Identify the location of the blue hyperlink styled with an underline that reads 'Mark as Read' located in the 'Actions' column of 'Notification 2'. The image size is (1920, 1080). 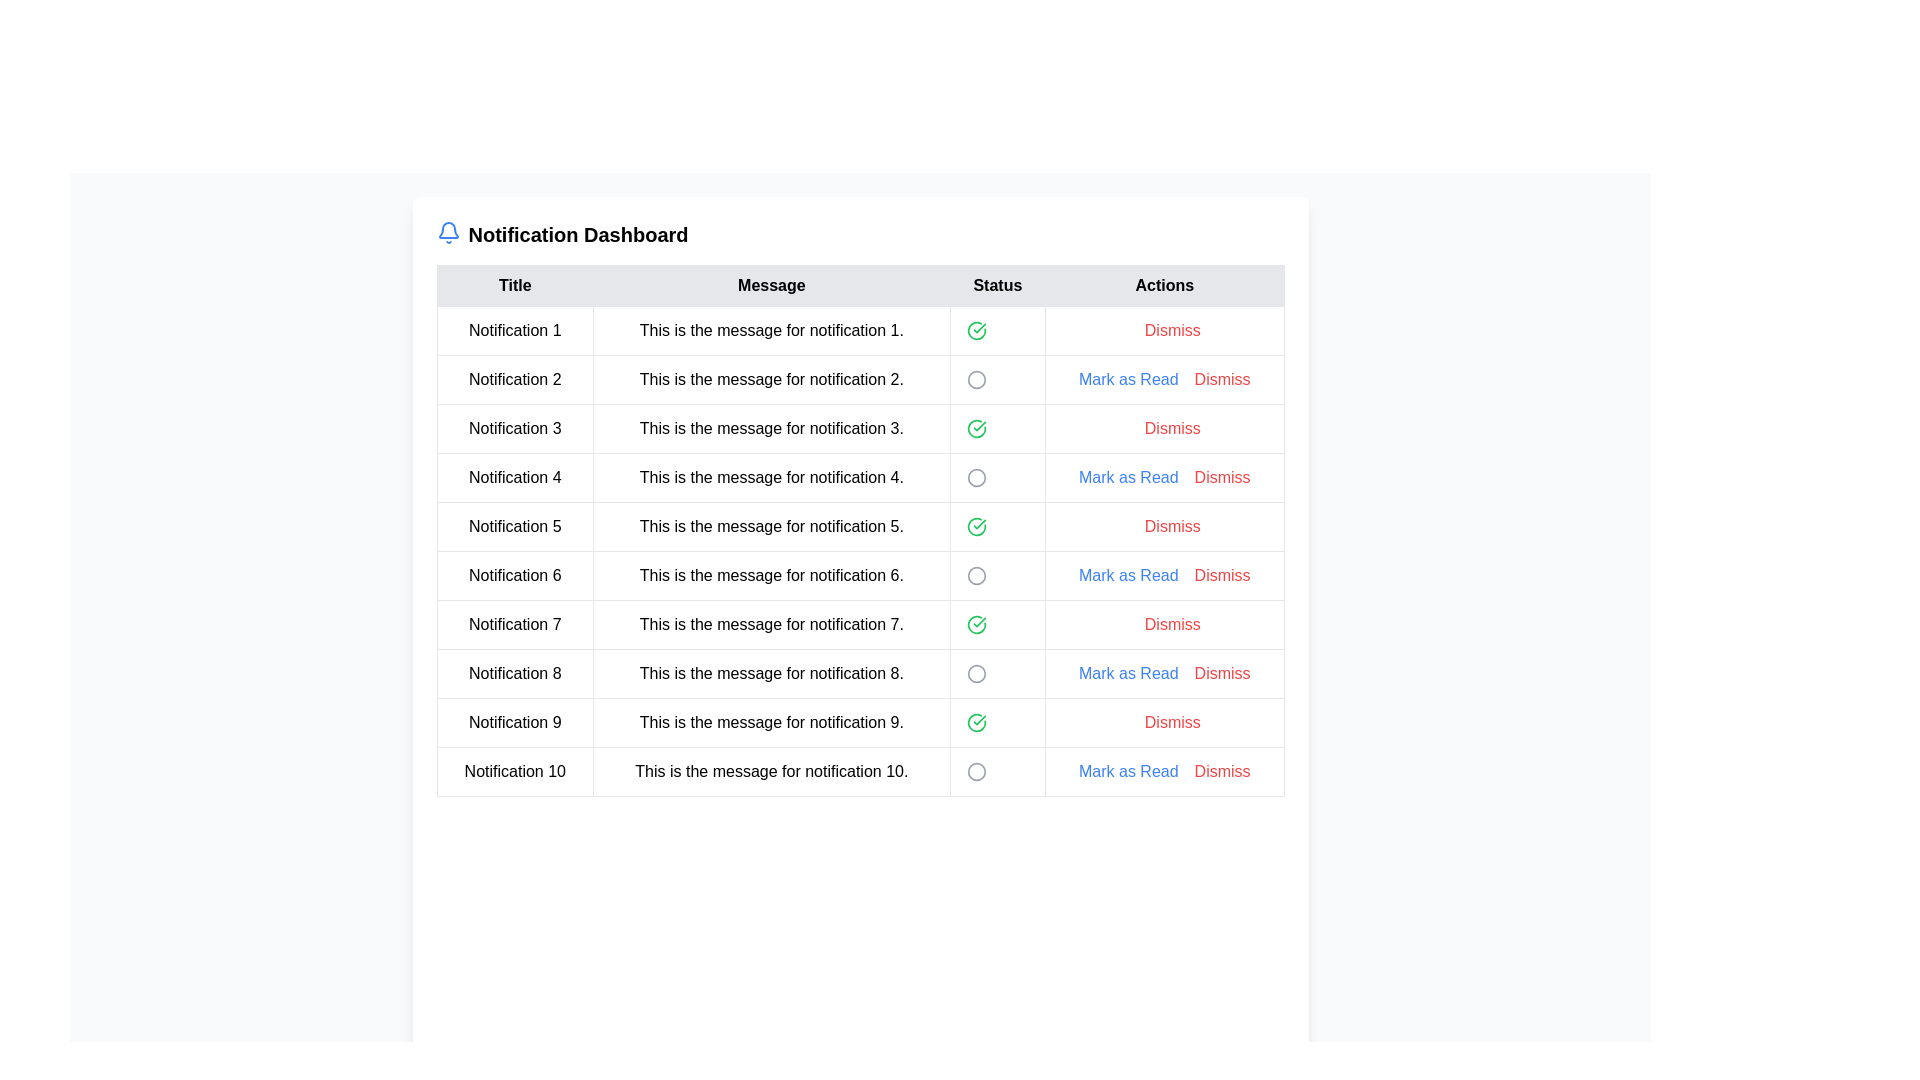
(1128, 380).